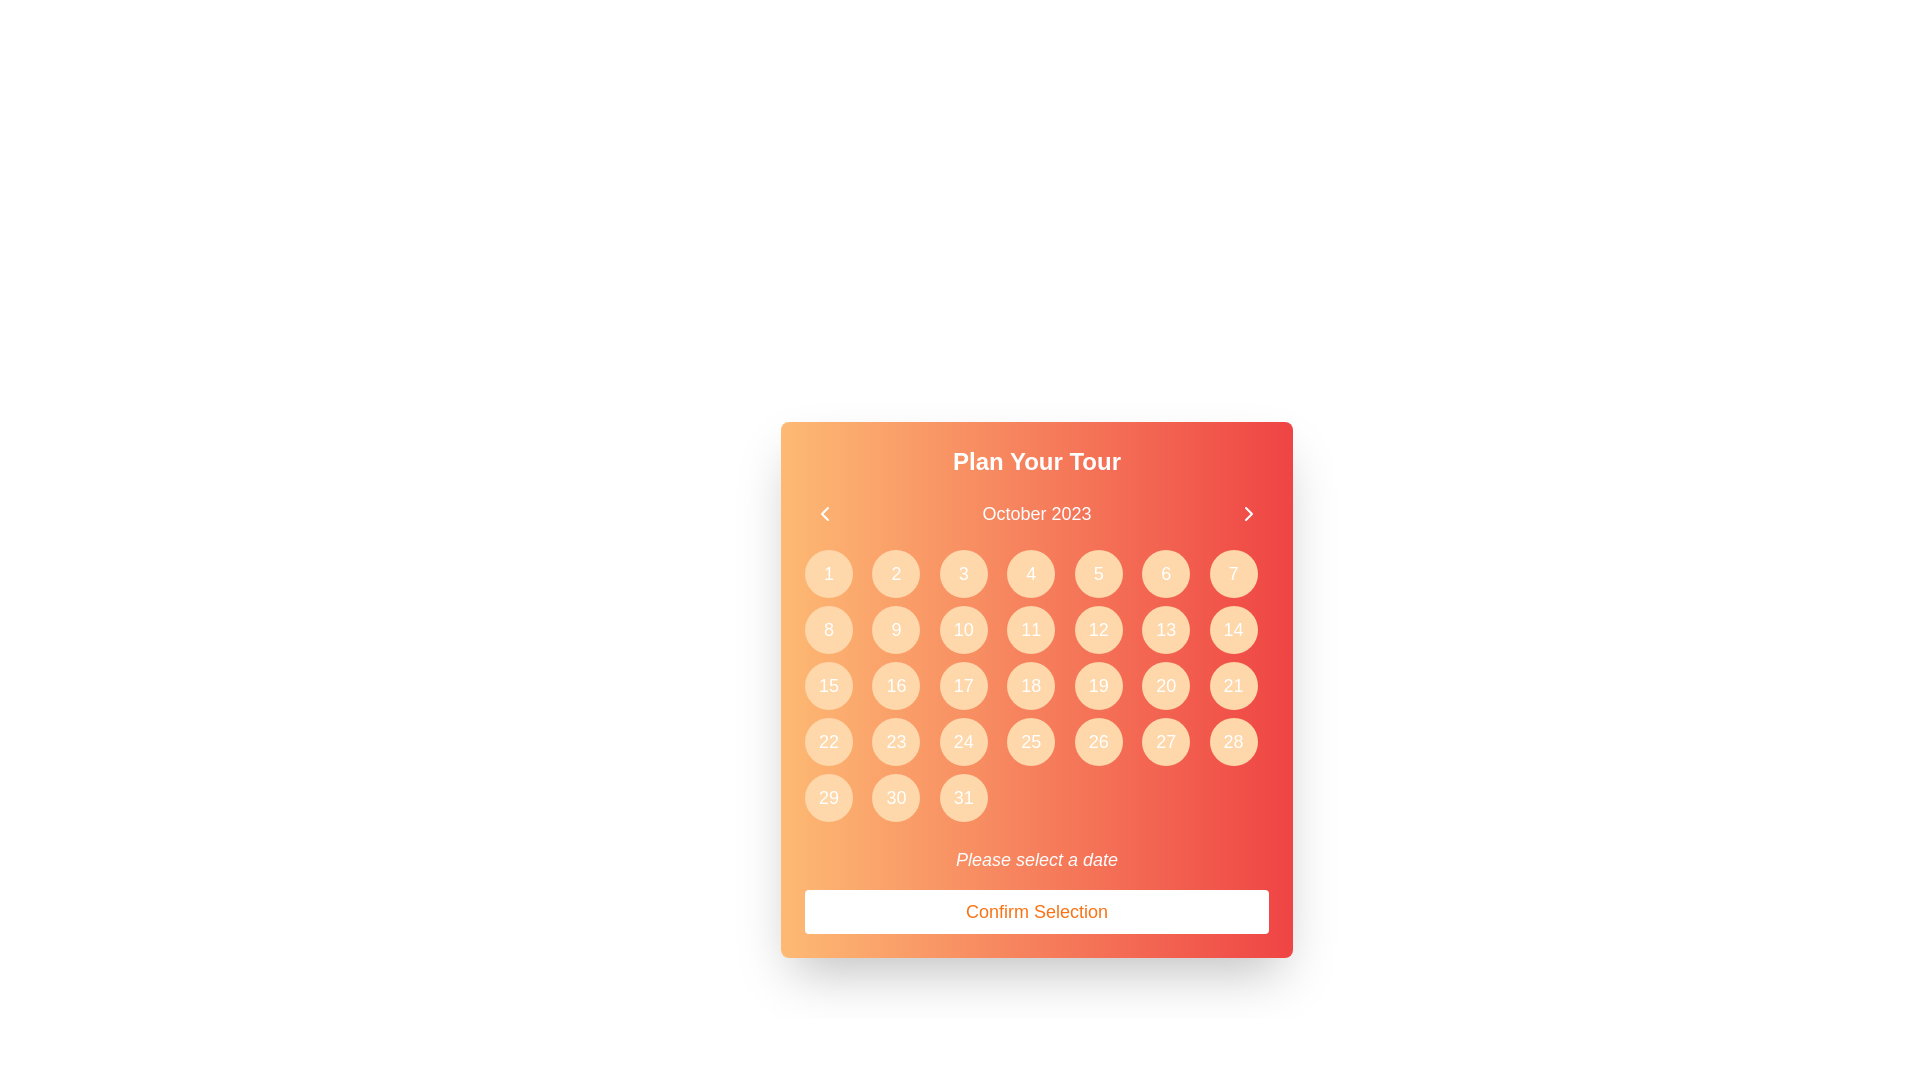 The height and width of the screenshot is (1080, 1920). Describe the element at coordinates (1247, 512) in the screenshot. I see `the chevron-right icon, which is styled as an arrow pointing to the right and located at the top-right corner of the interface in the red gradient header section` at that location.